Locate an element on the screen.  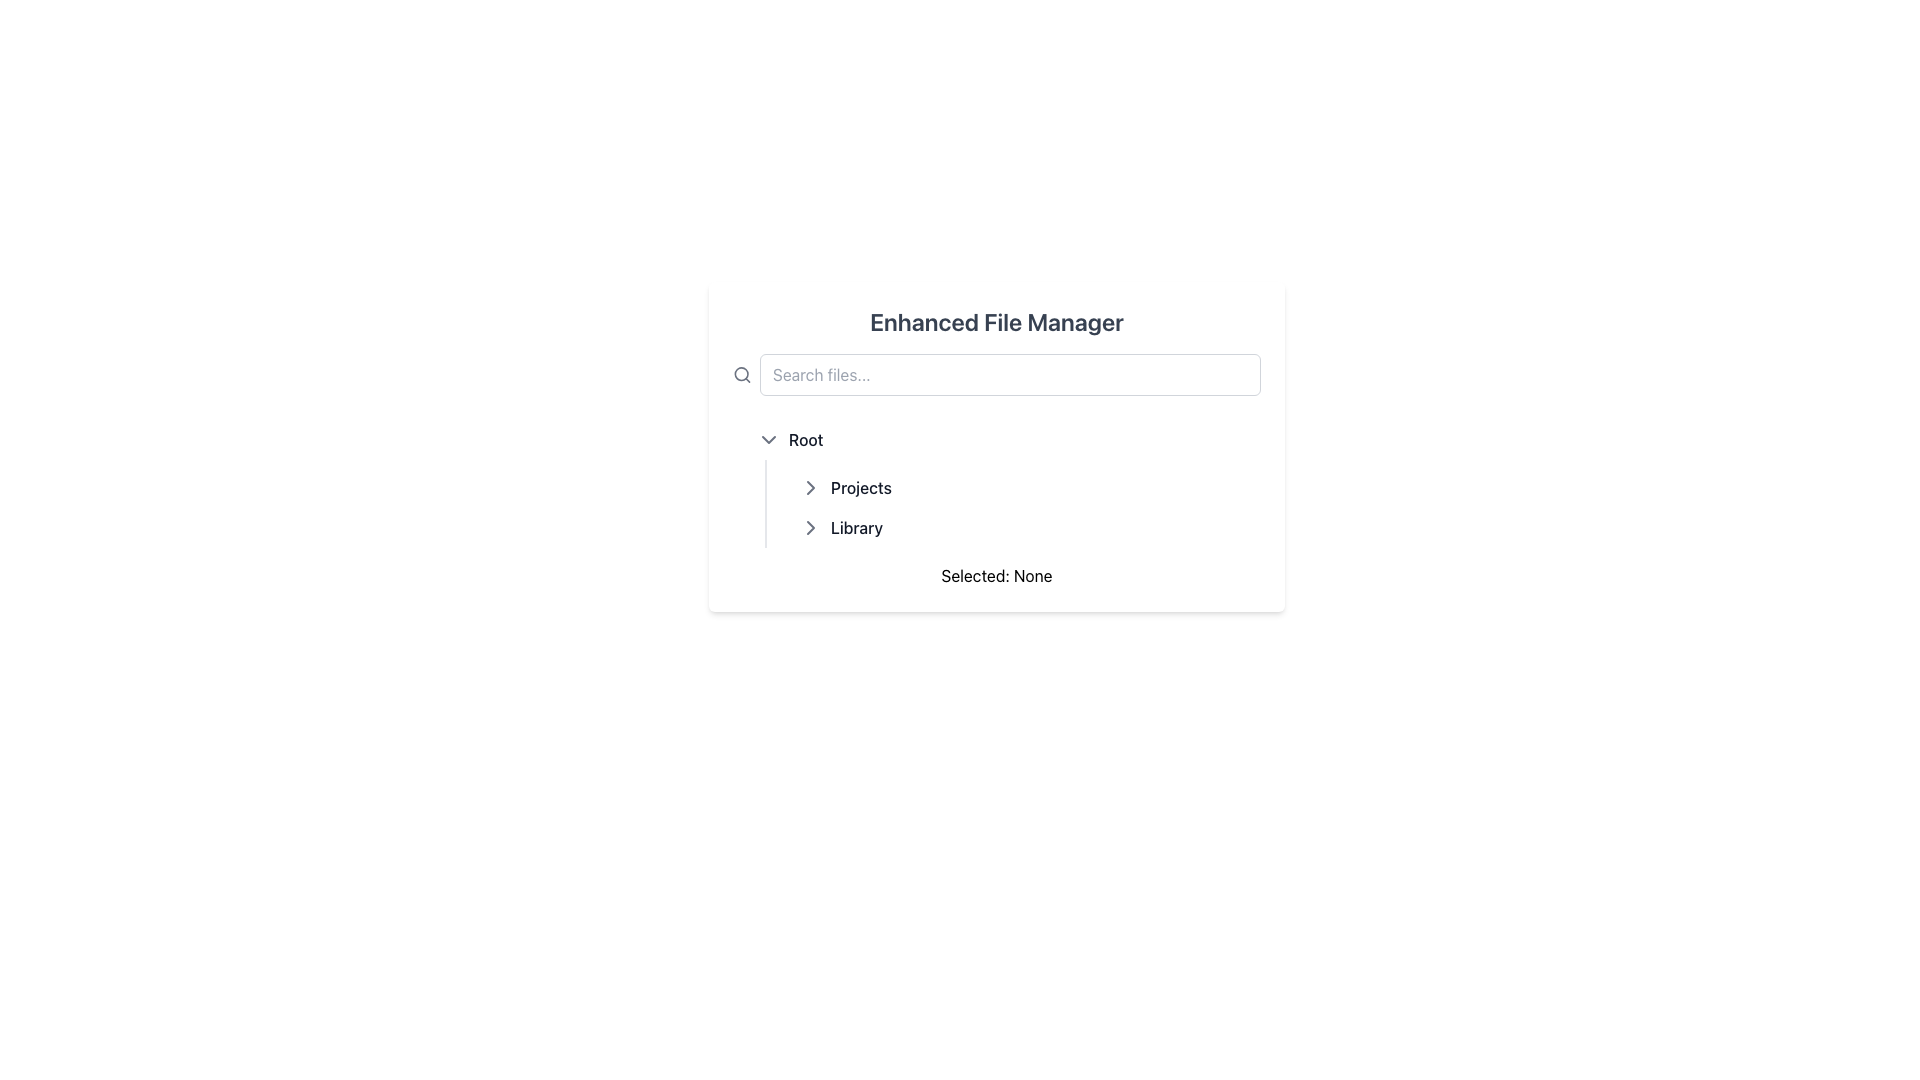
the 'Projects' text label is located at coordinates (861, 488).